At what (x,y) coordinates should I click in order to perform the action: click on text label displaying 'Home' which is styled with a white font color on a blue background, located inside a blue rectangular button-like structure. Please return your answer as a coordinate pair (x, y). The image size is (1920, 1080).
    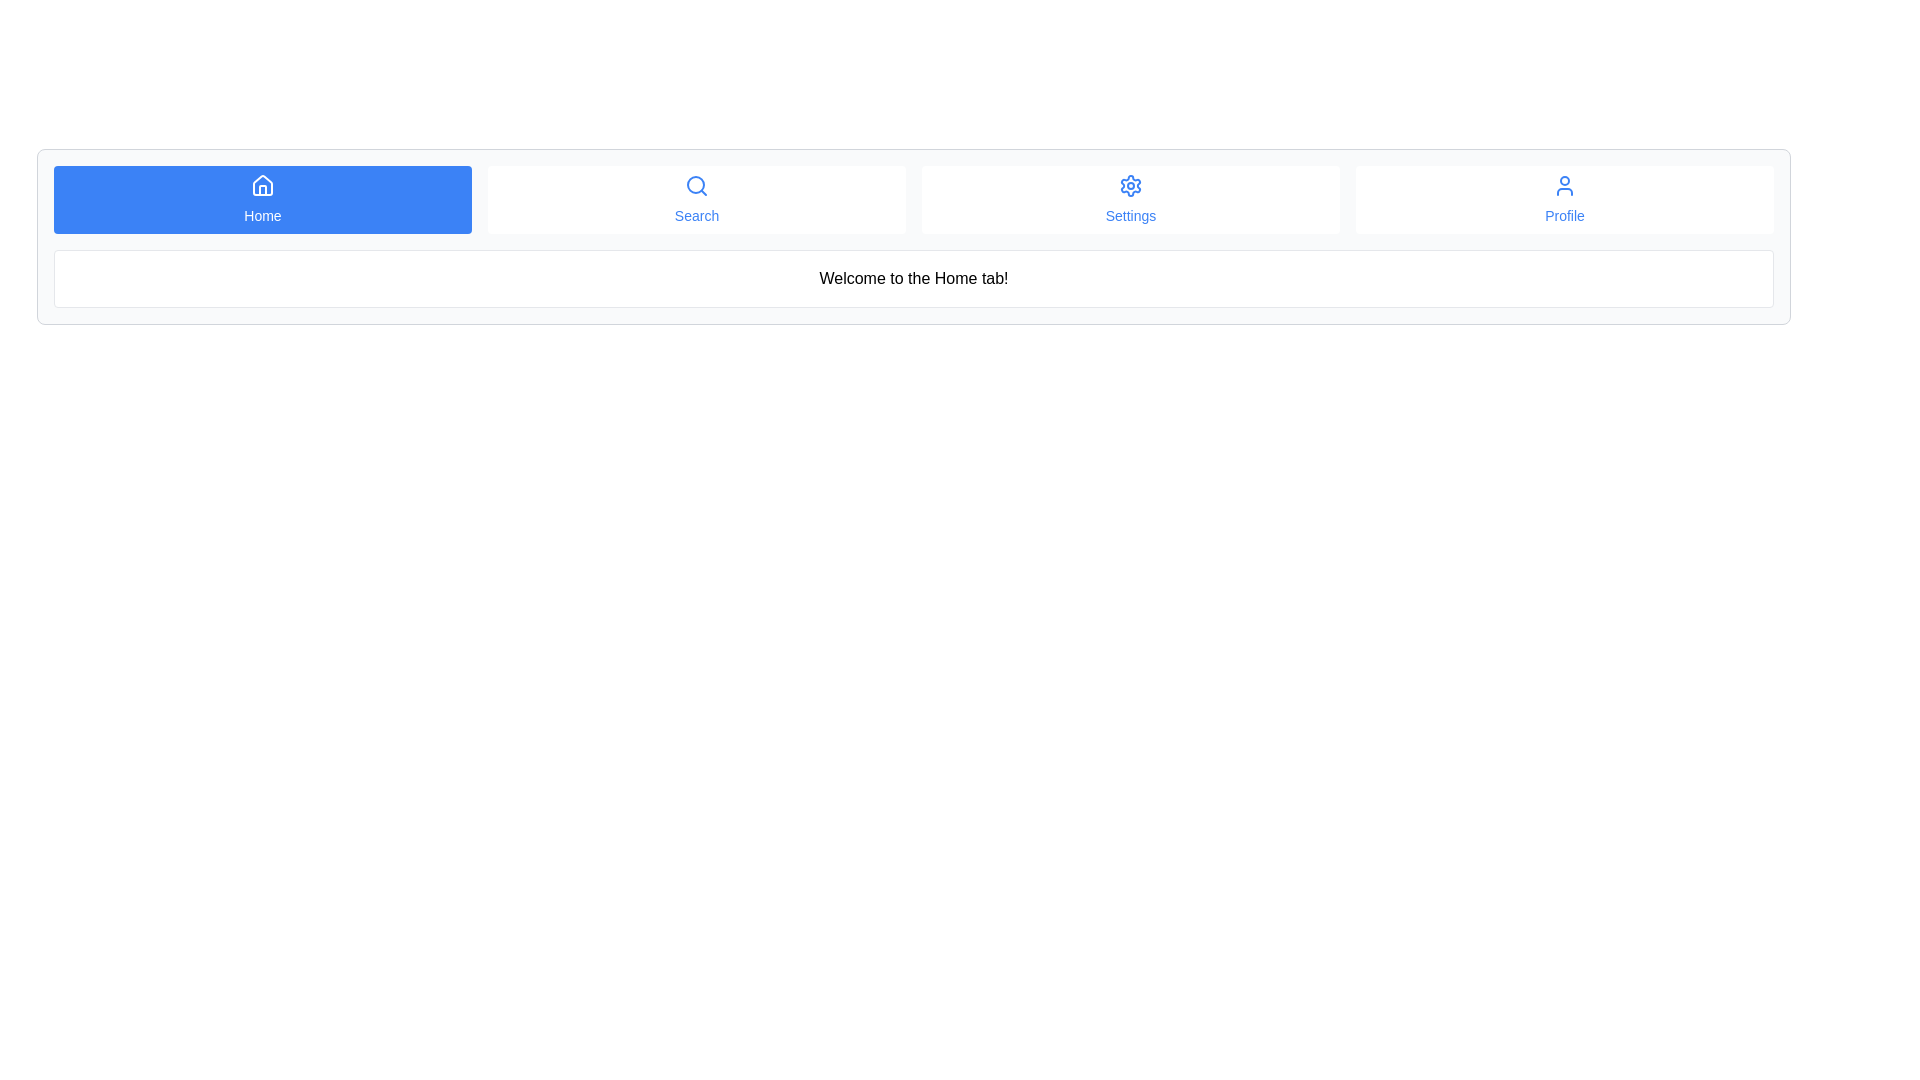
    Looking at the image, I should click on (262, 216).